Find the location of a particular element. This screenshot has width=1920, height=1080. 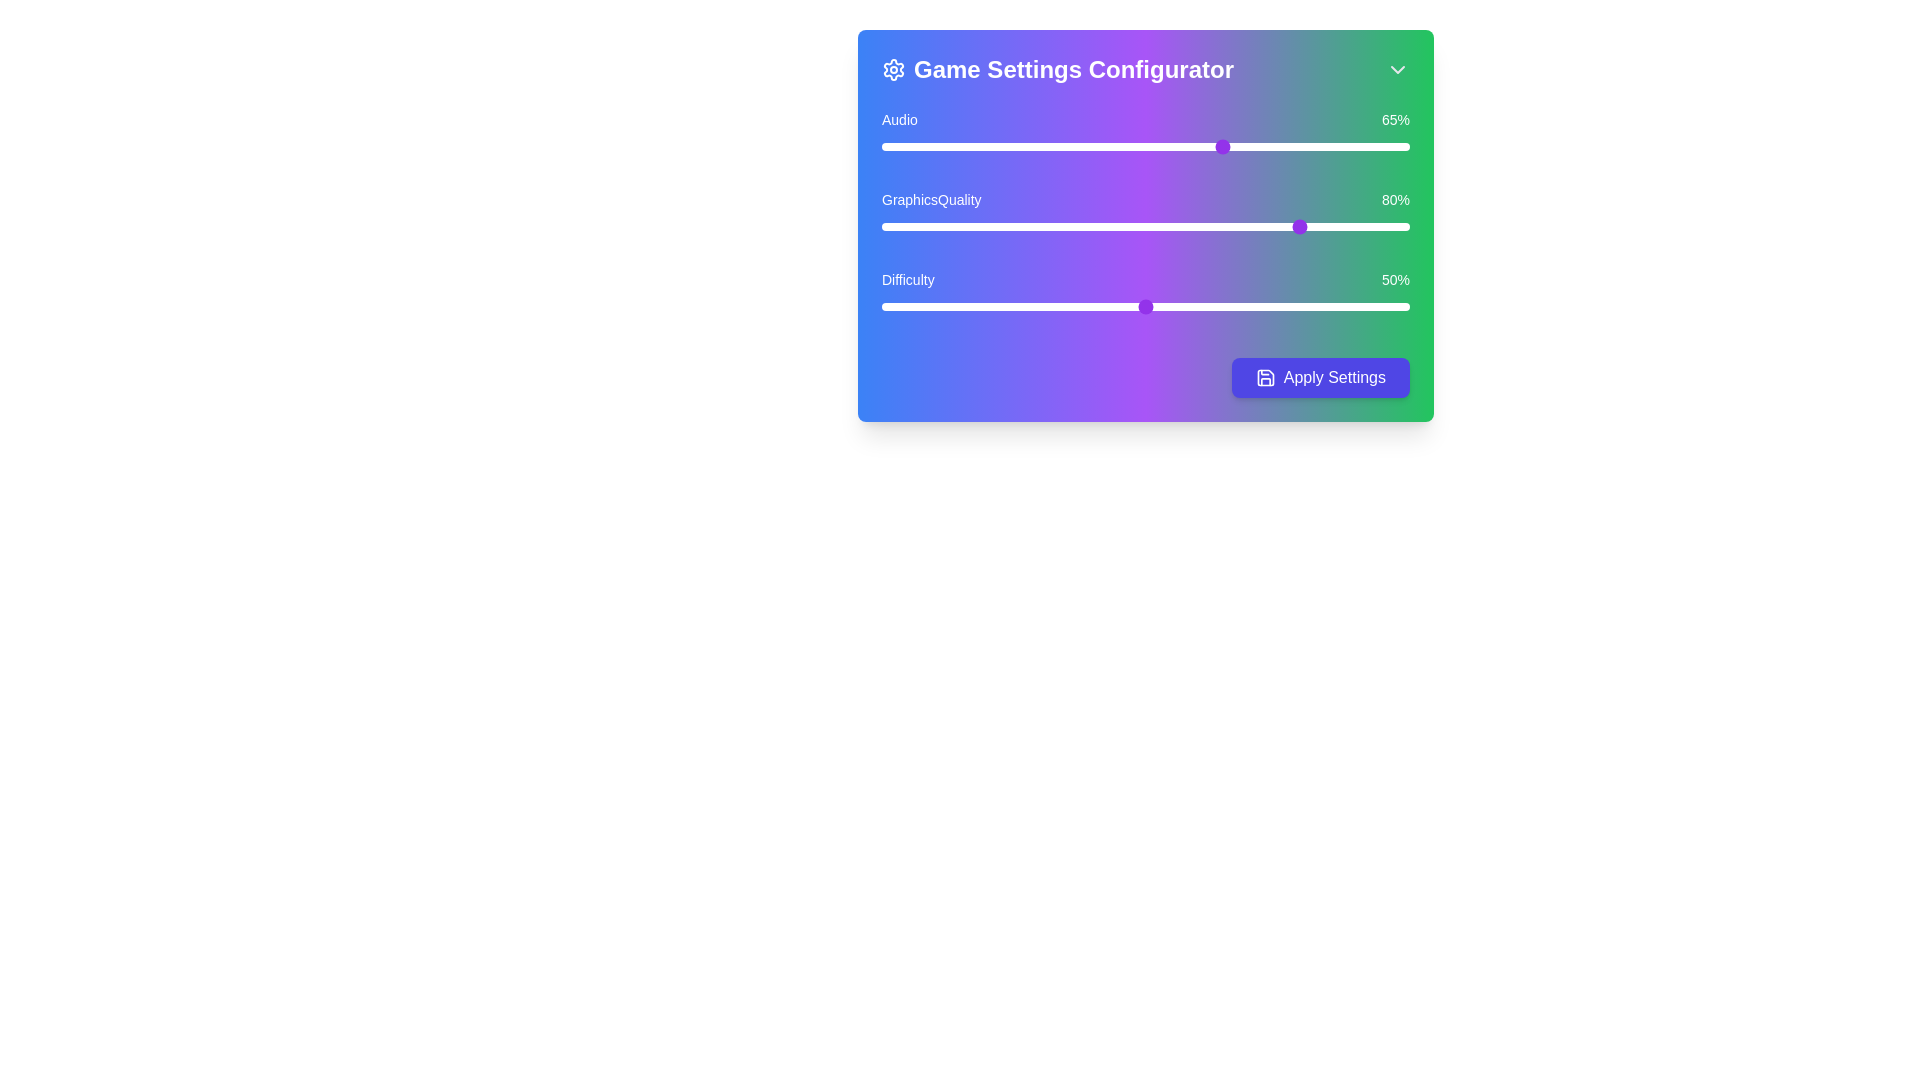

the difficulty slider is located at coordinates (1097, 307).